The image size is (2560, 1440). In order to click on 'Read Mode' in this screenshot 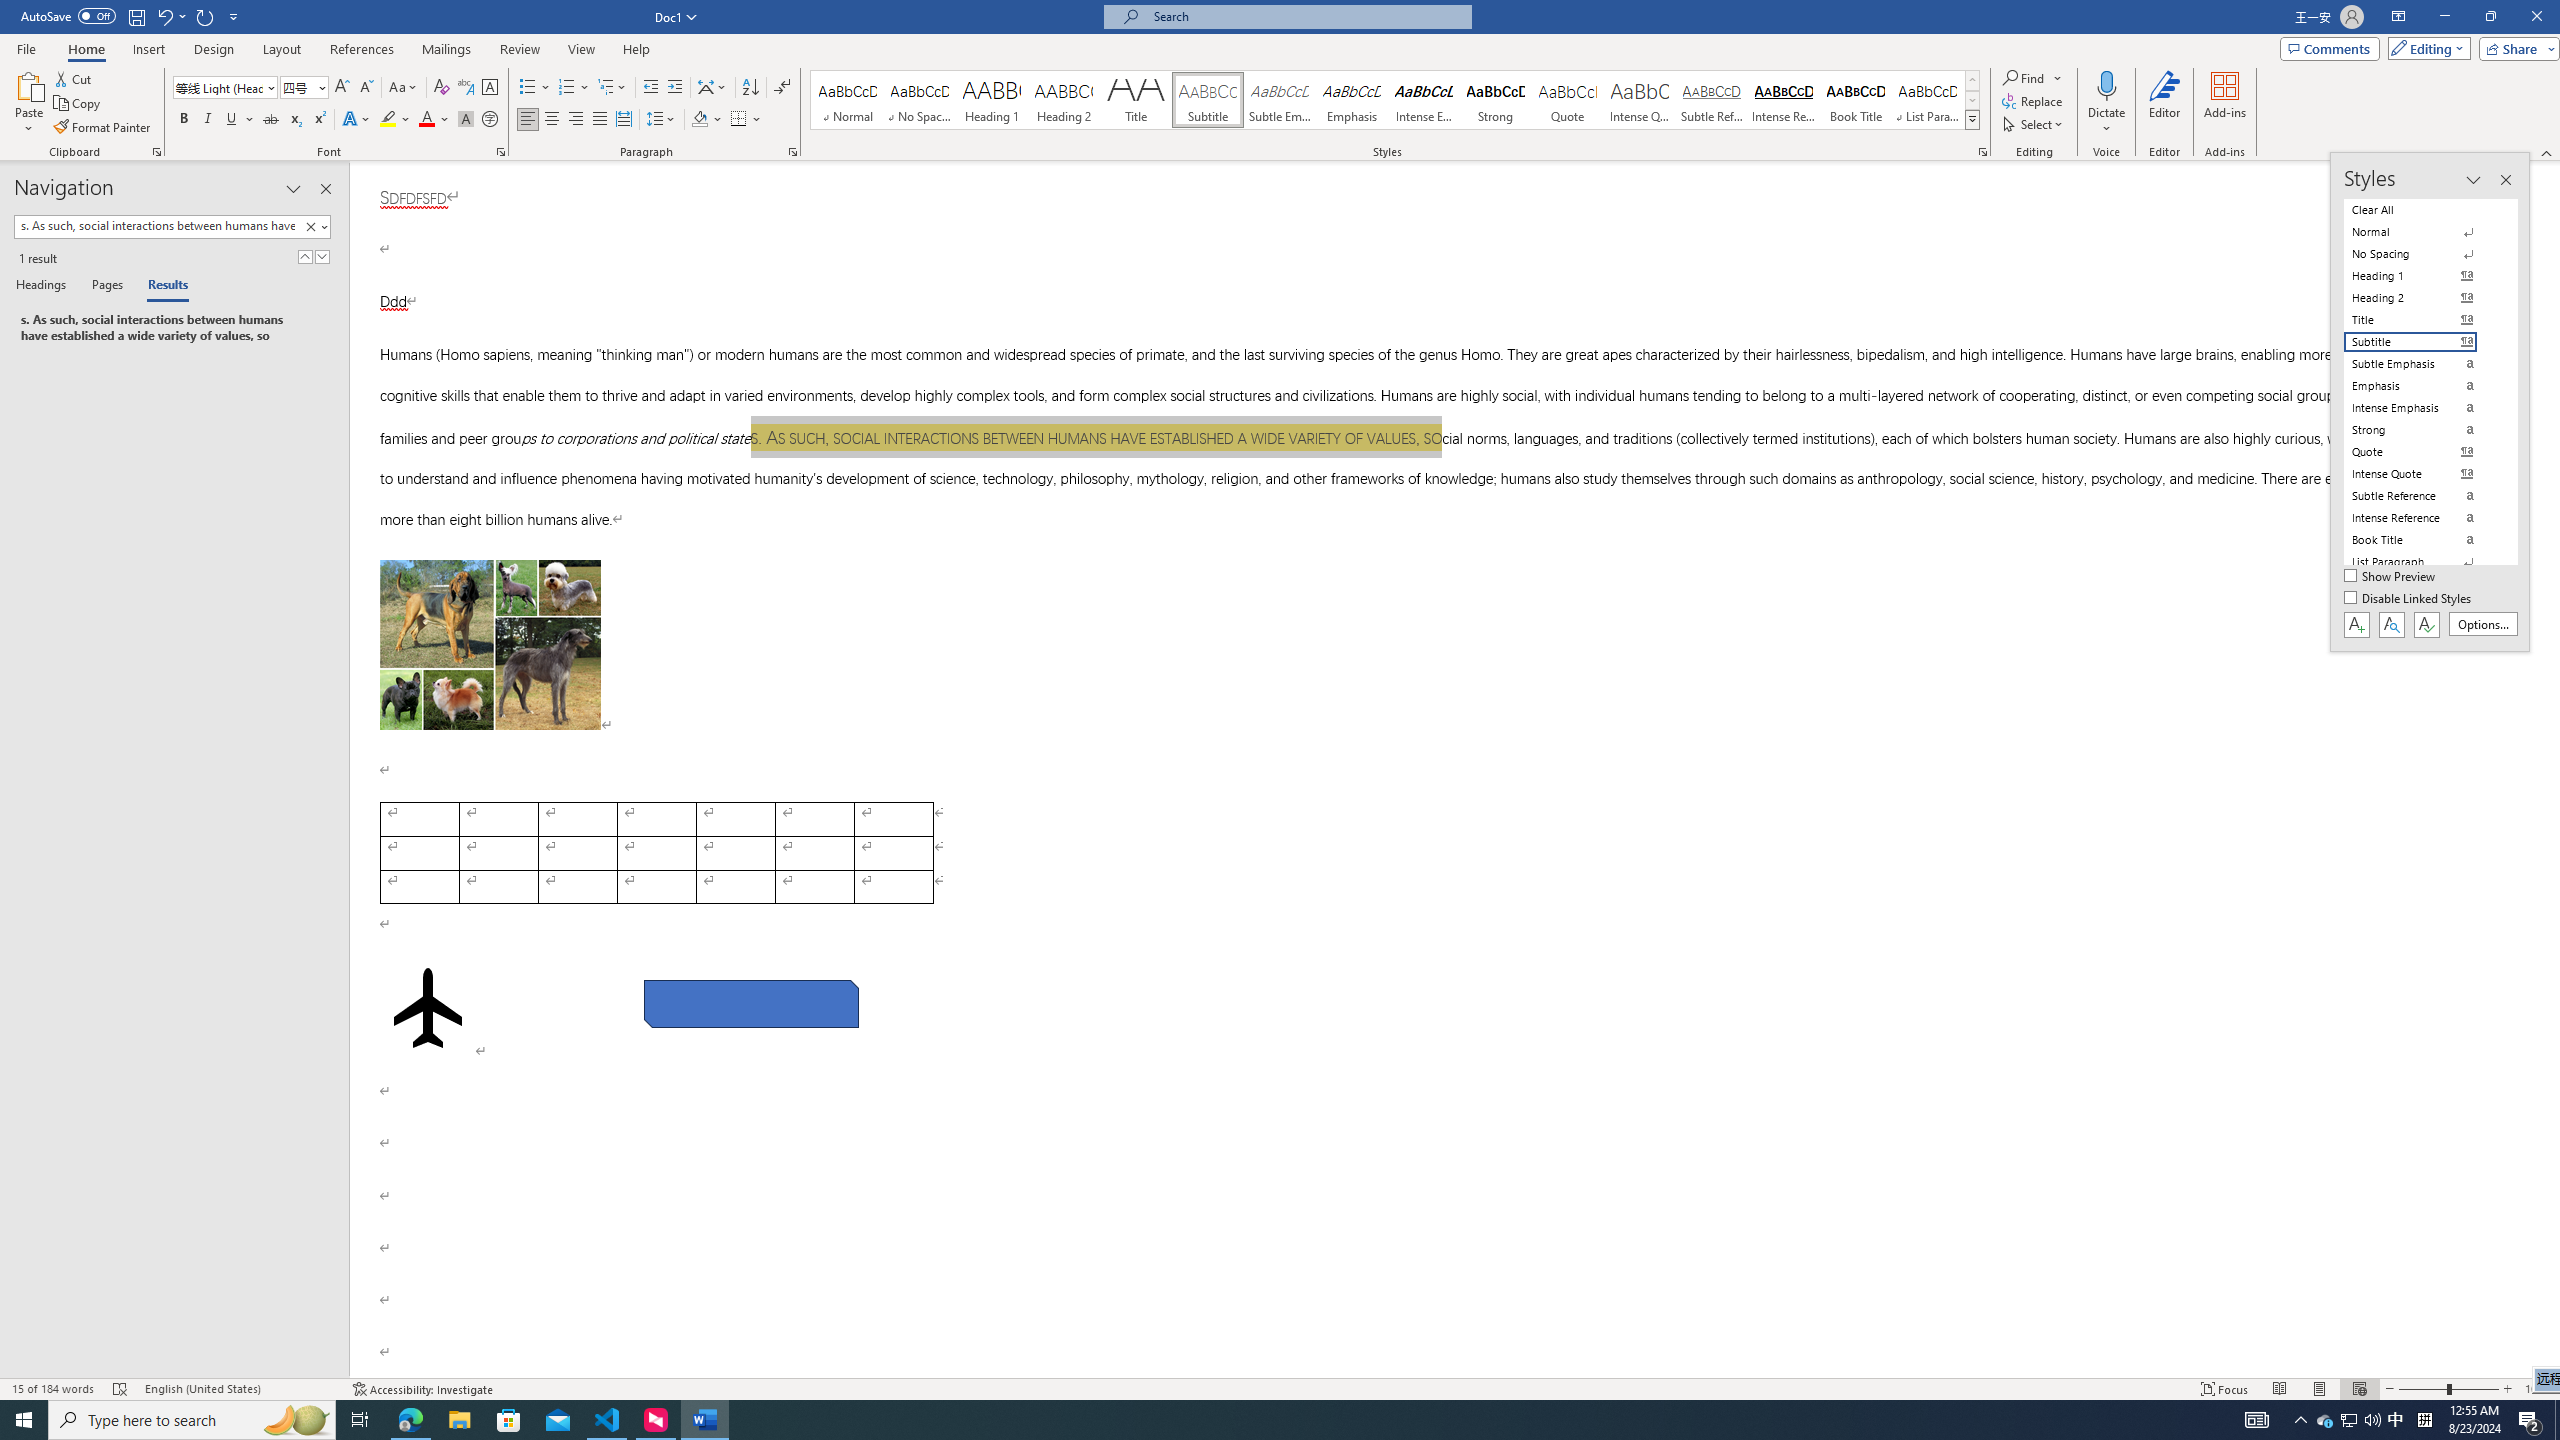, I will do `click(2278, 1389)`.